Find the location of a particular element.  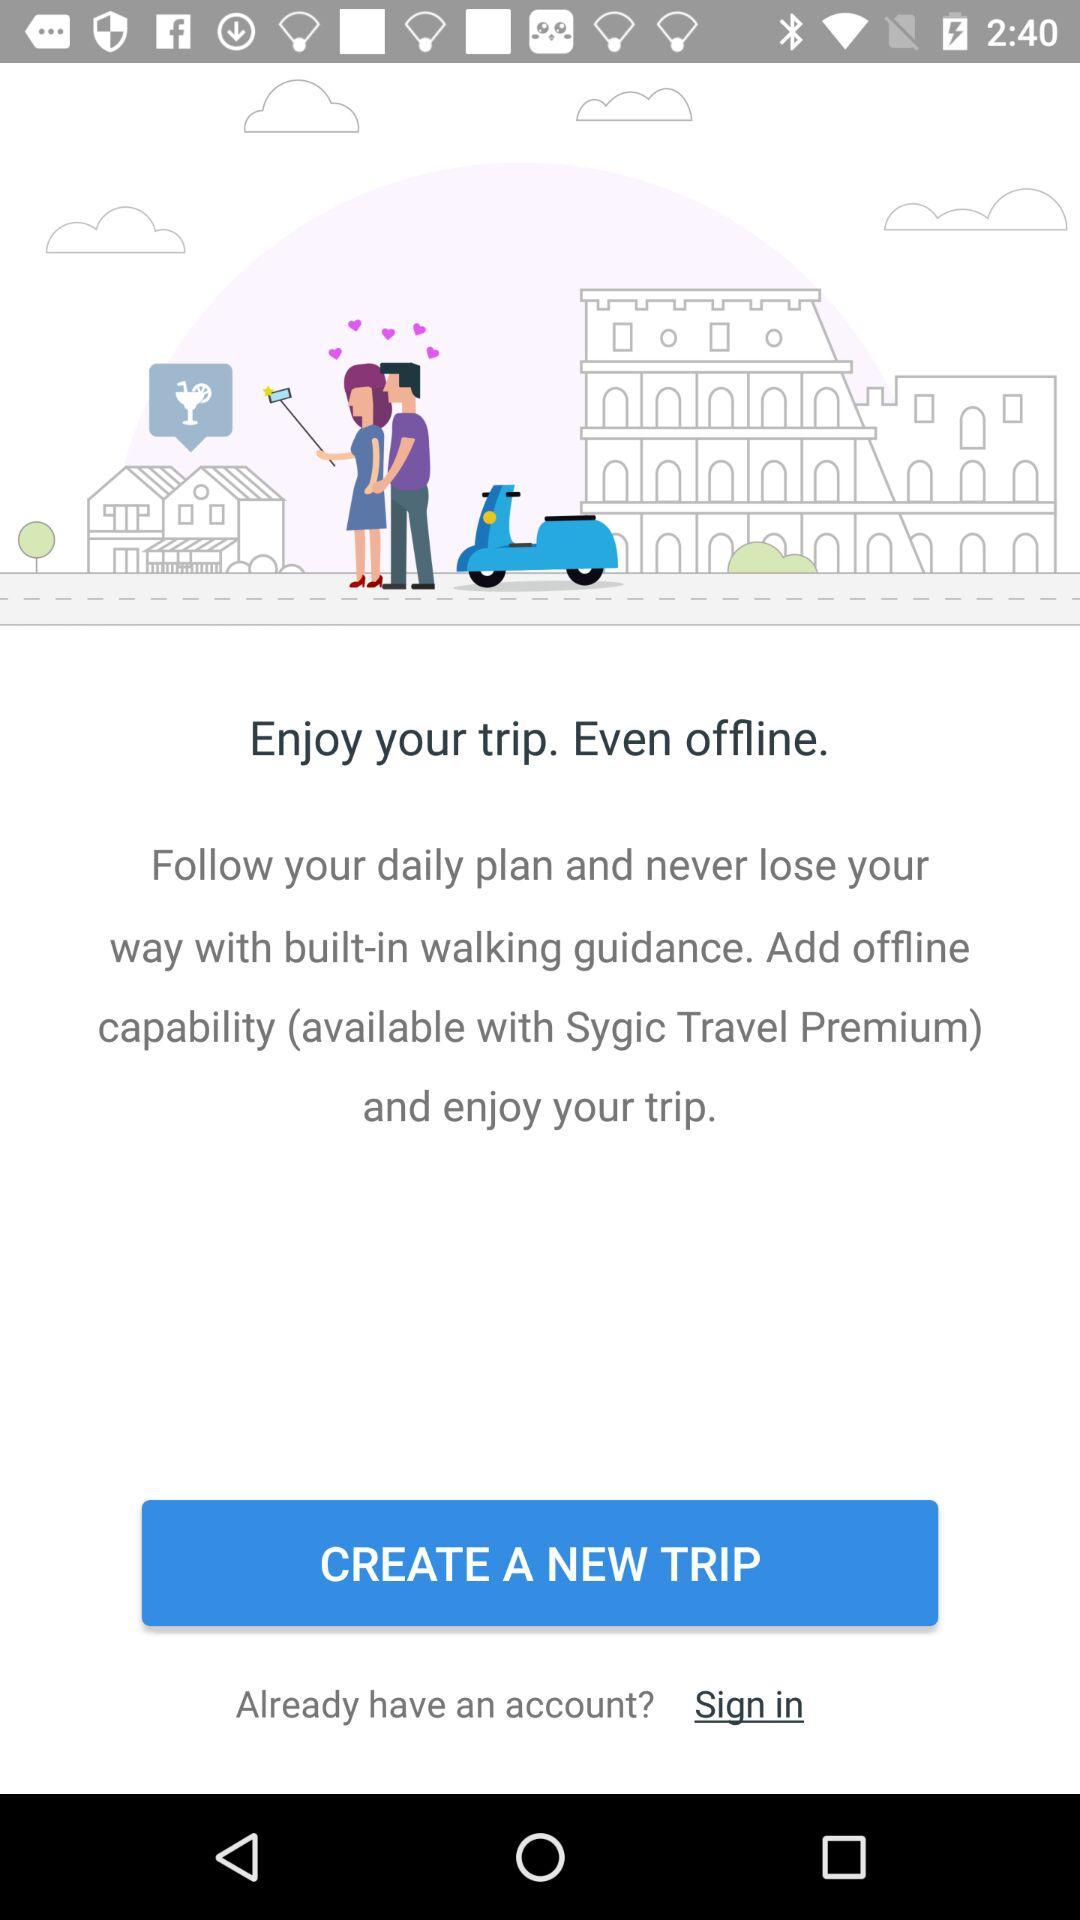

the item next to the already have an is located at coordinates (749, 1702).